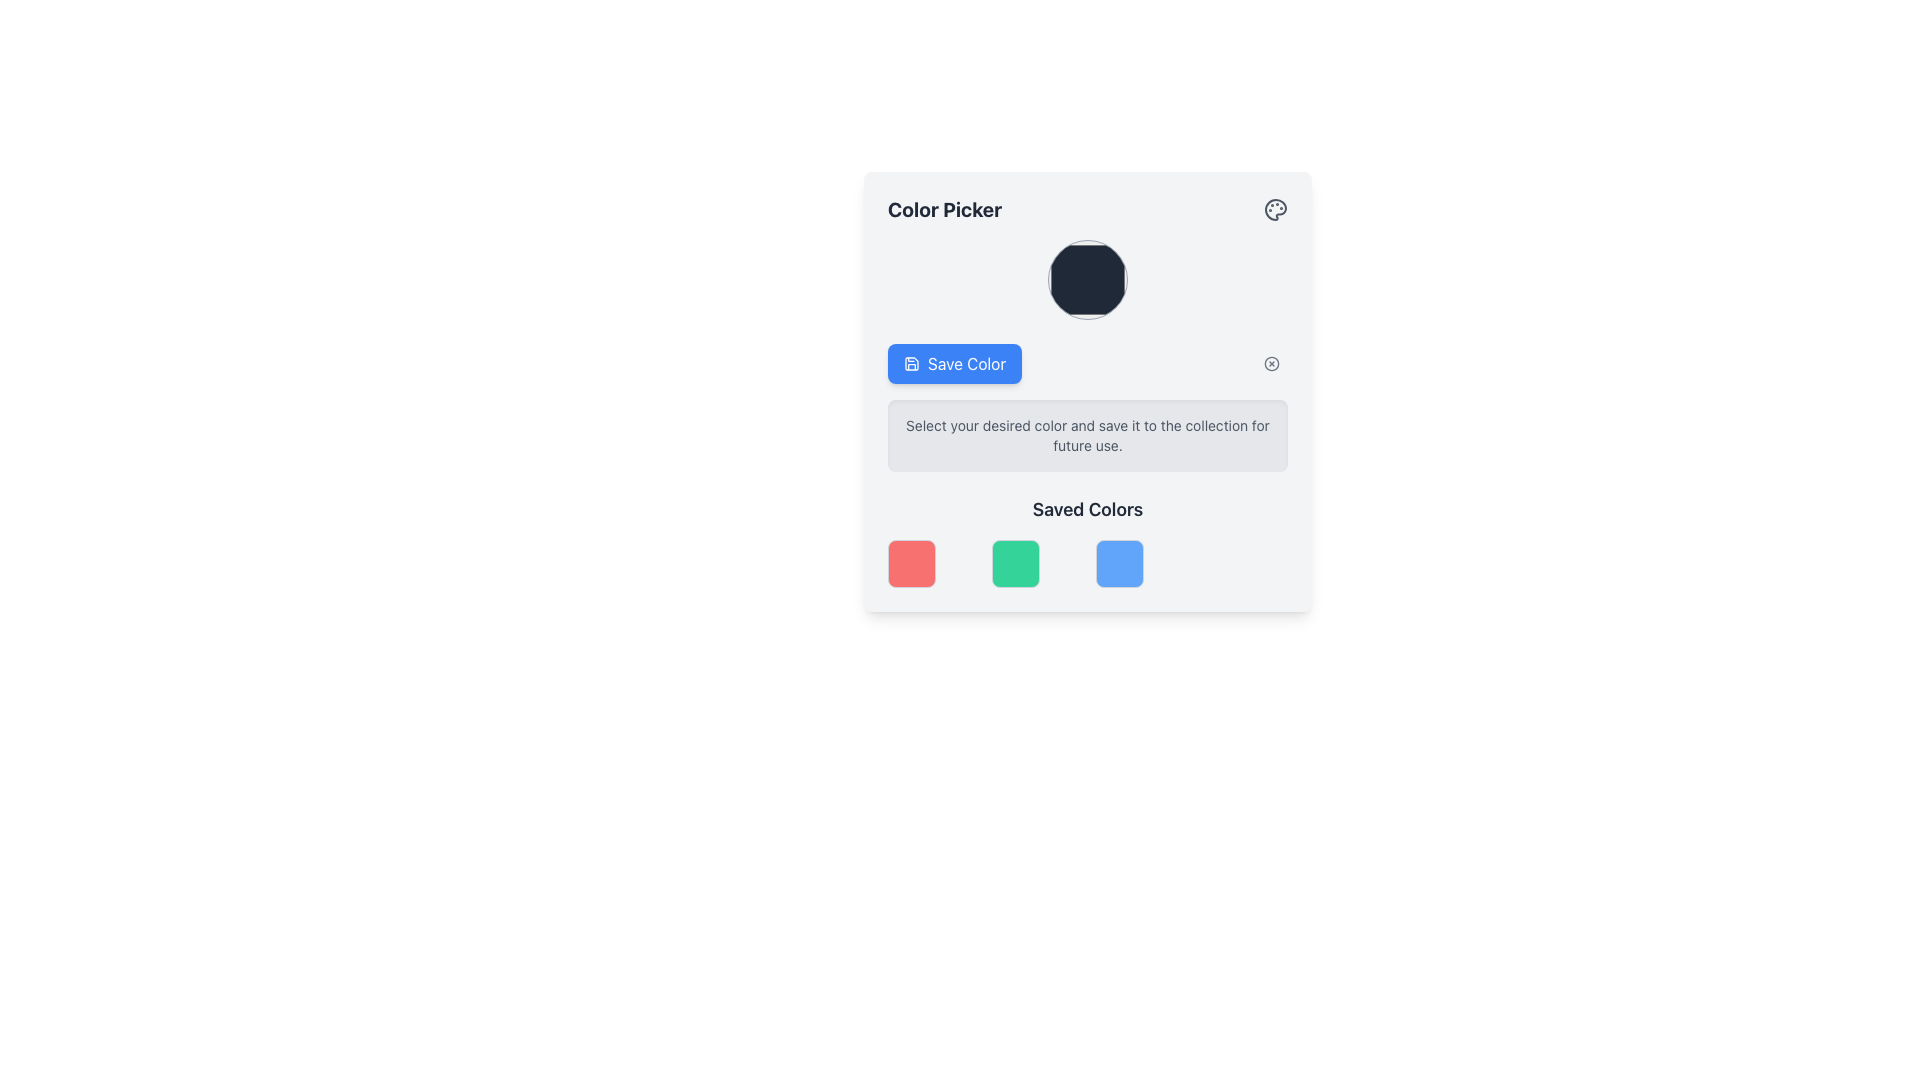 This screenshot has width=1920, height=1080. I want to click on the Text Block that provides a description for selecting a color and saving it, located below the 'Save Color' button and above the 'Saved Colors' section in the color picking interface card, so click(1087, 434).